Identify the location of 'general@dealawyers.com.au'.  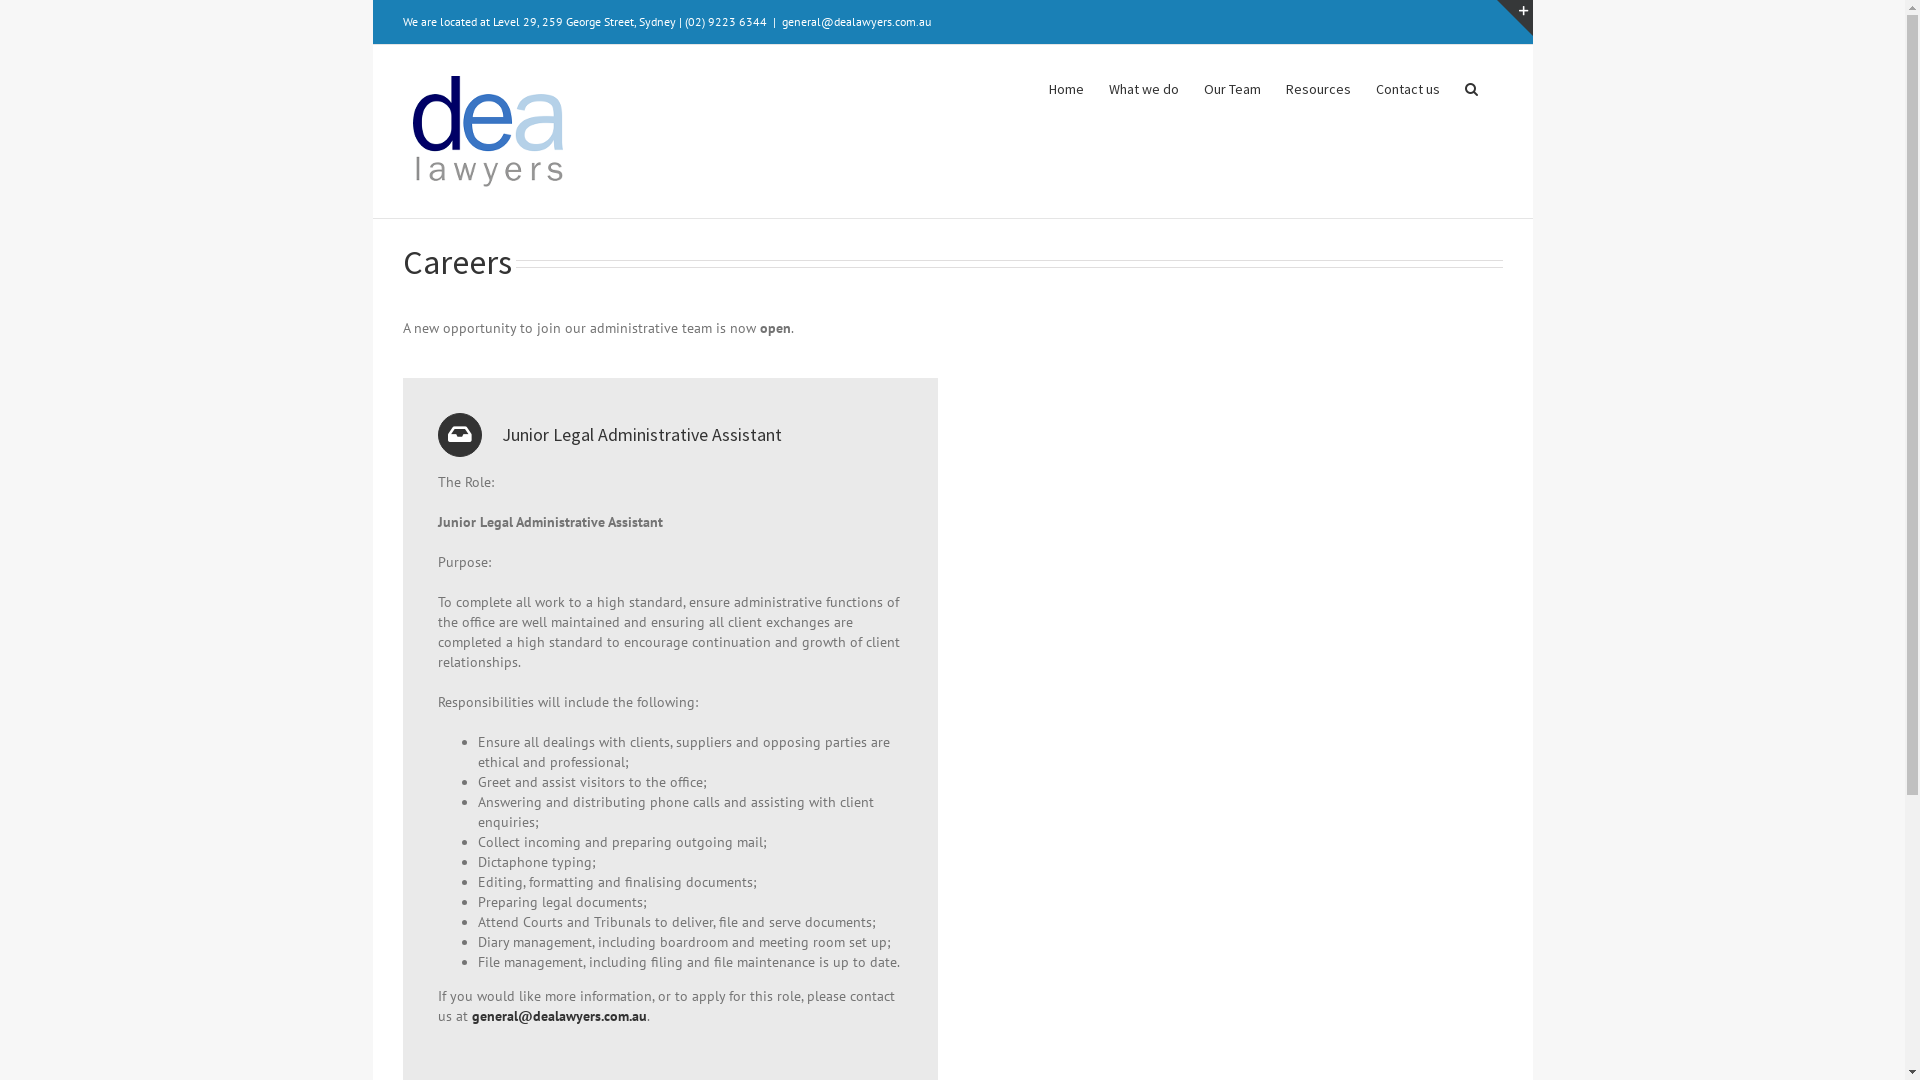
(559, 1015).